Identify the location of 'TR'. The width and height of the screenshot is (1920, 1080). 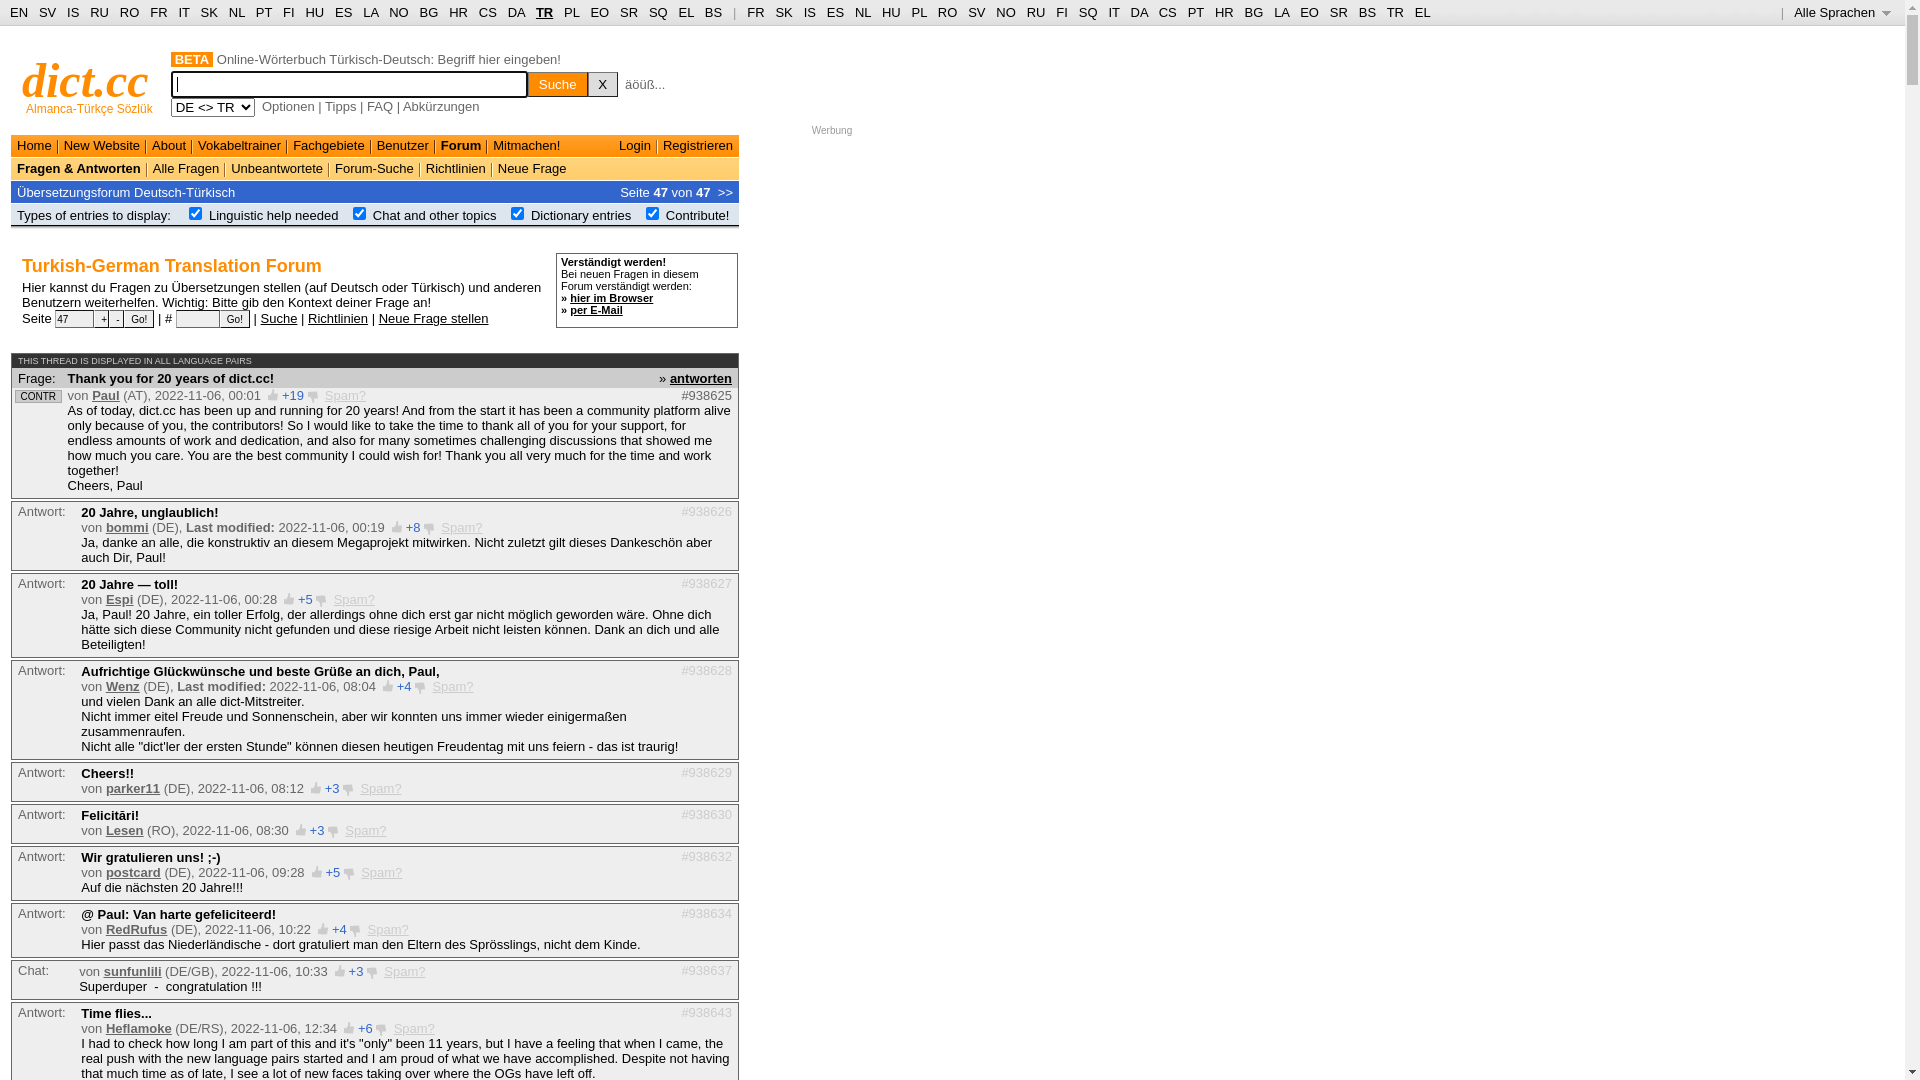
(1386, 12).